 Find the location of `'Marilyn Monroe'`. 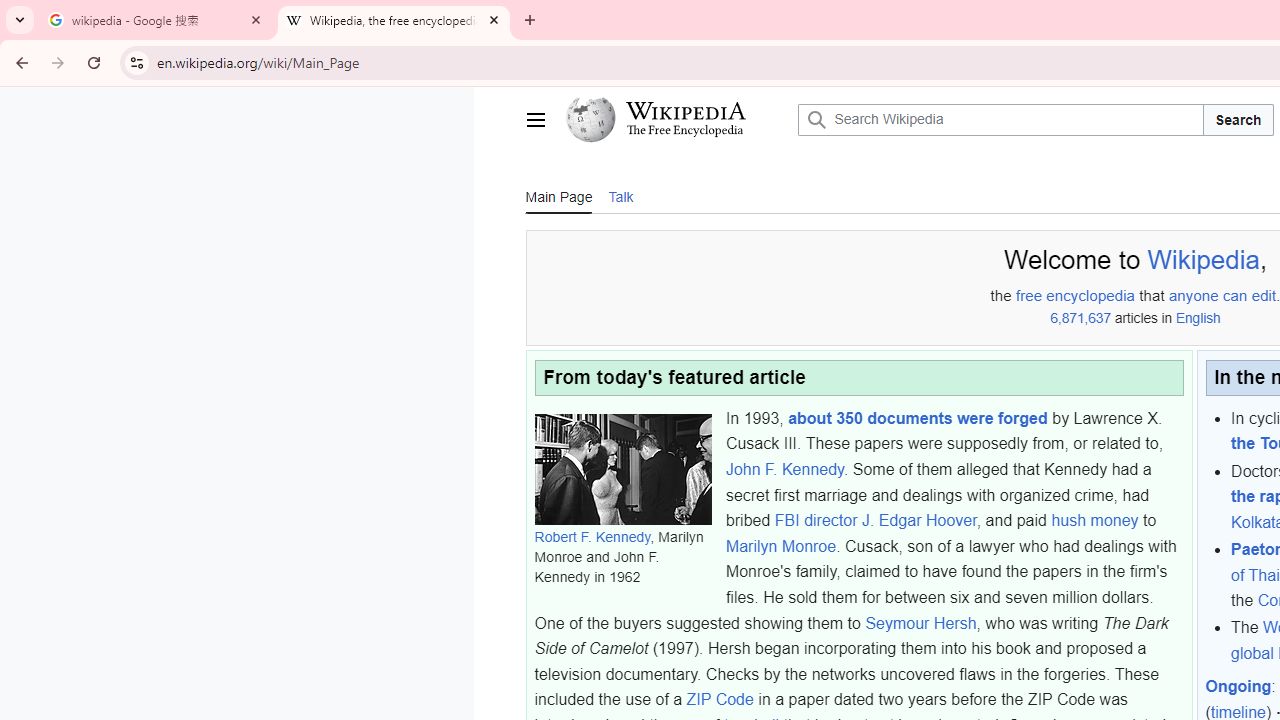

'Marilyn Monroe' is located at coordinates (779, 546).